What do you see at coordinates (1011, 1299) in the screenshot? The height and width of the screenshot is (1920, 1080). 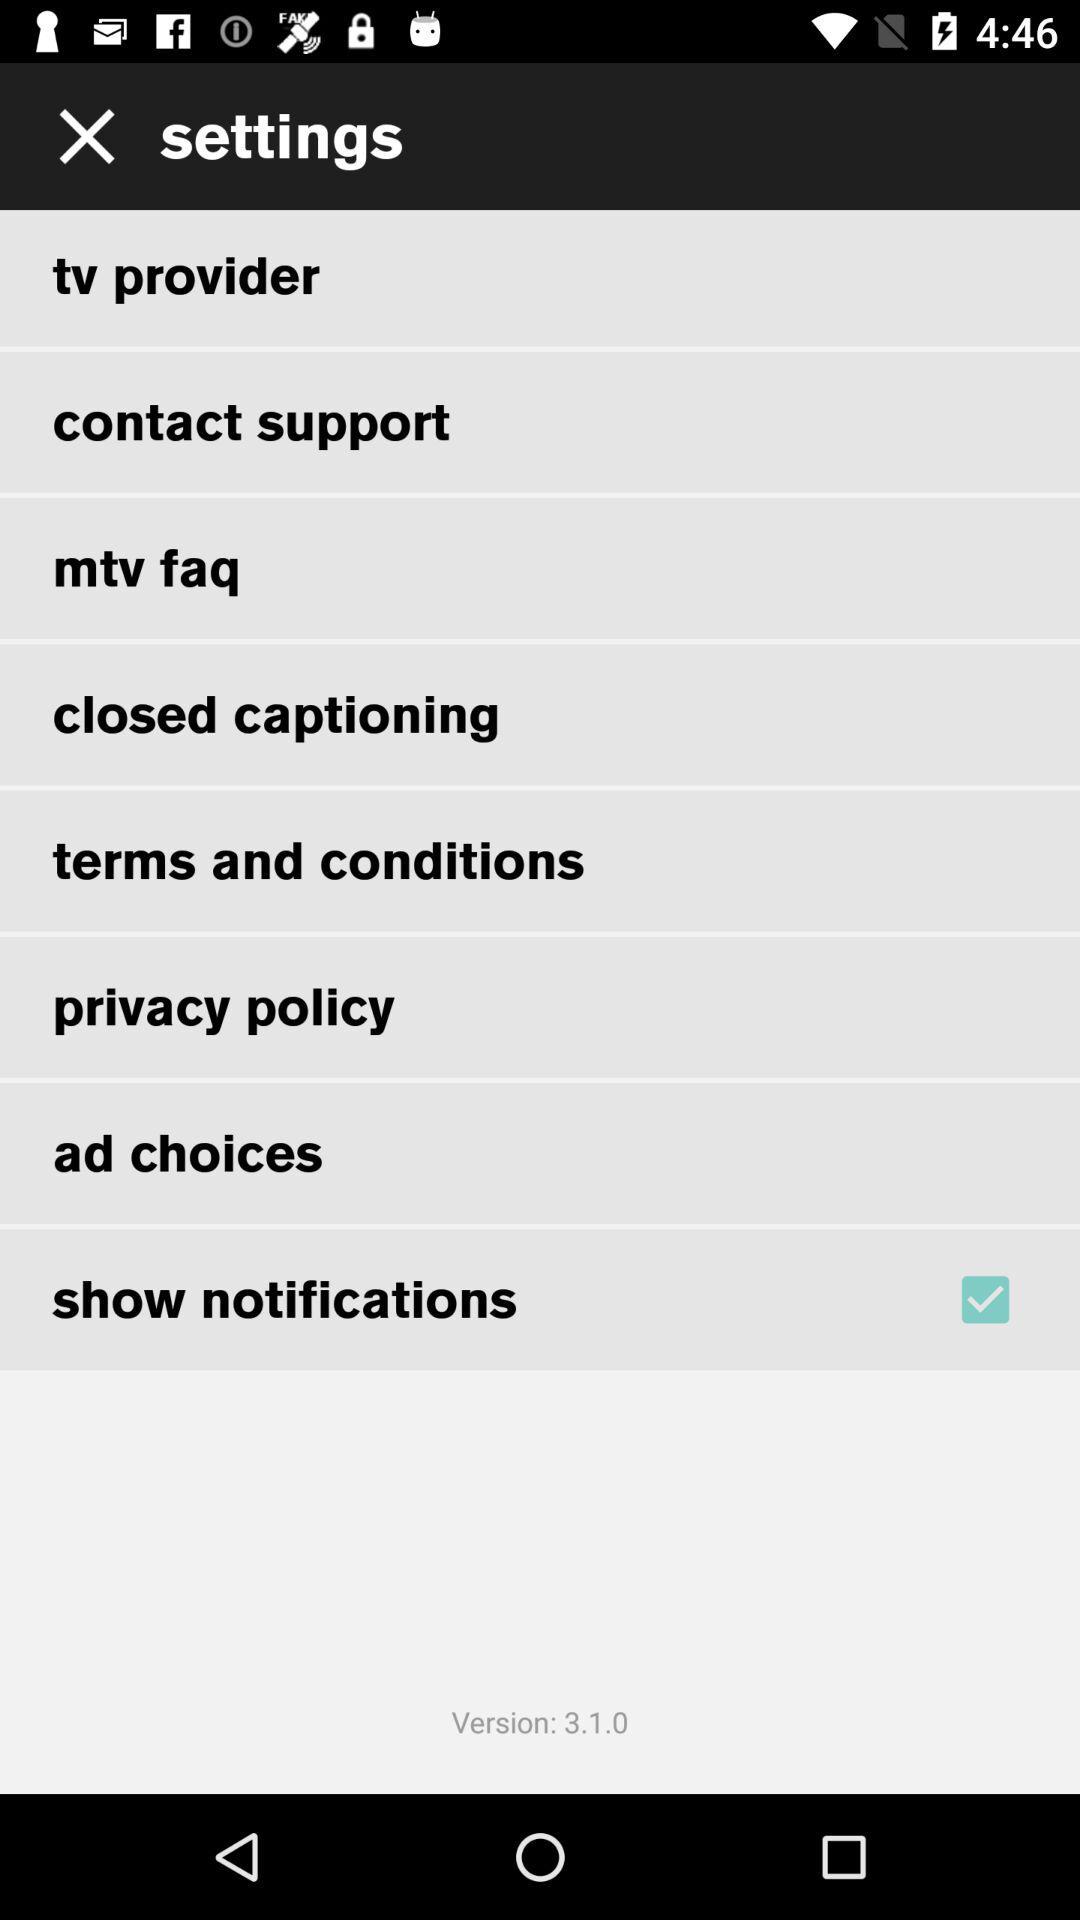 I see `show notifications checkbox` at bounding box center [1011, 1299].